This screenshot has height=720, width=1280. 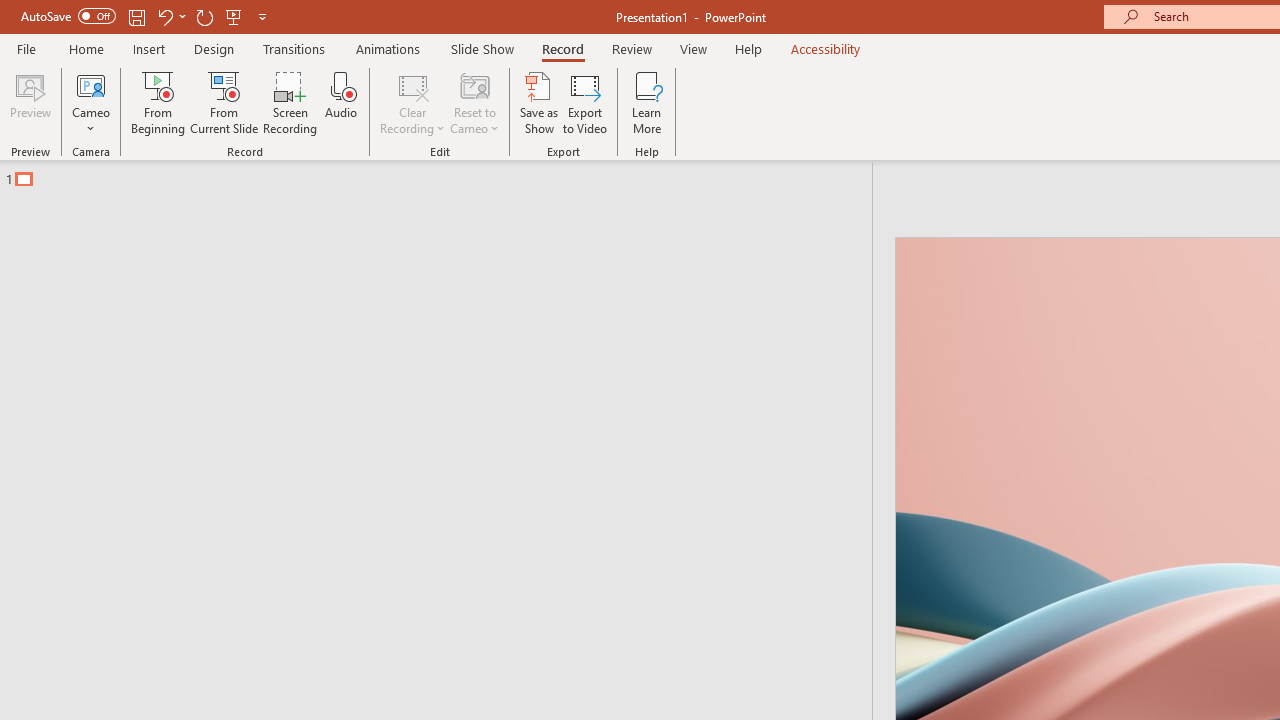 I want to click on 'Export to Video', so click(x=584, y=103).